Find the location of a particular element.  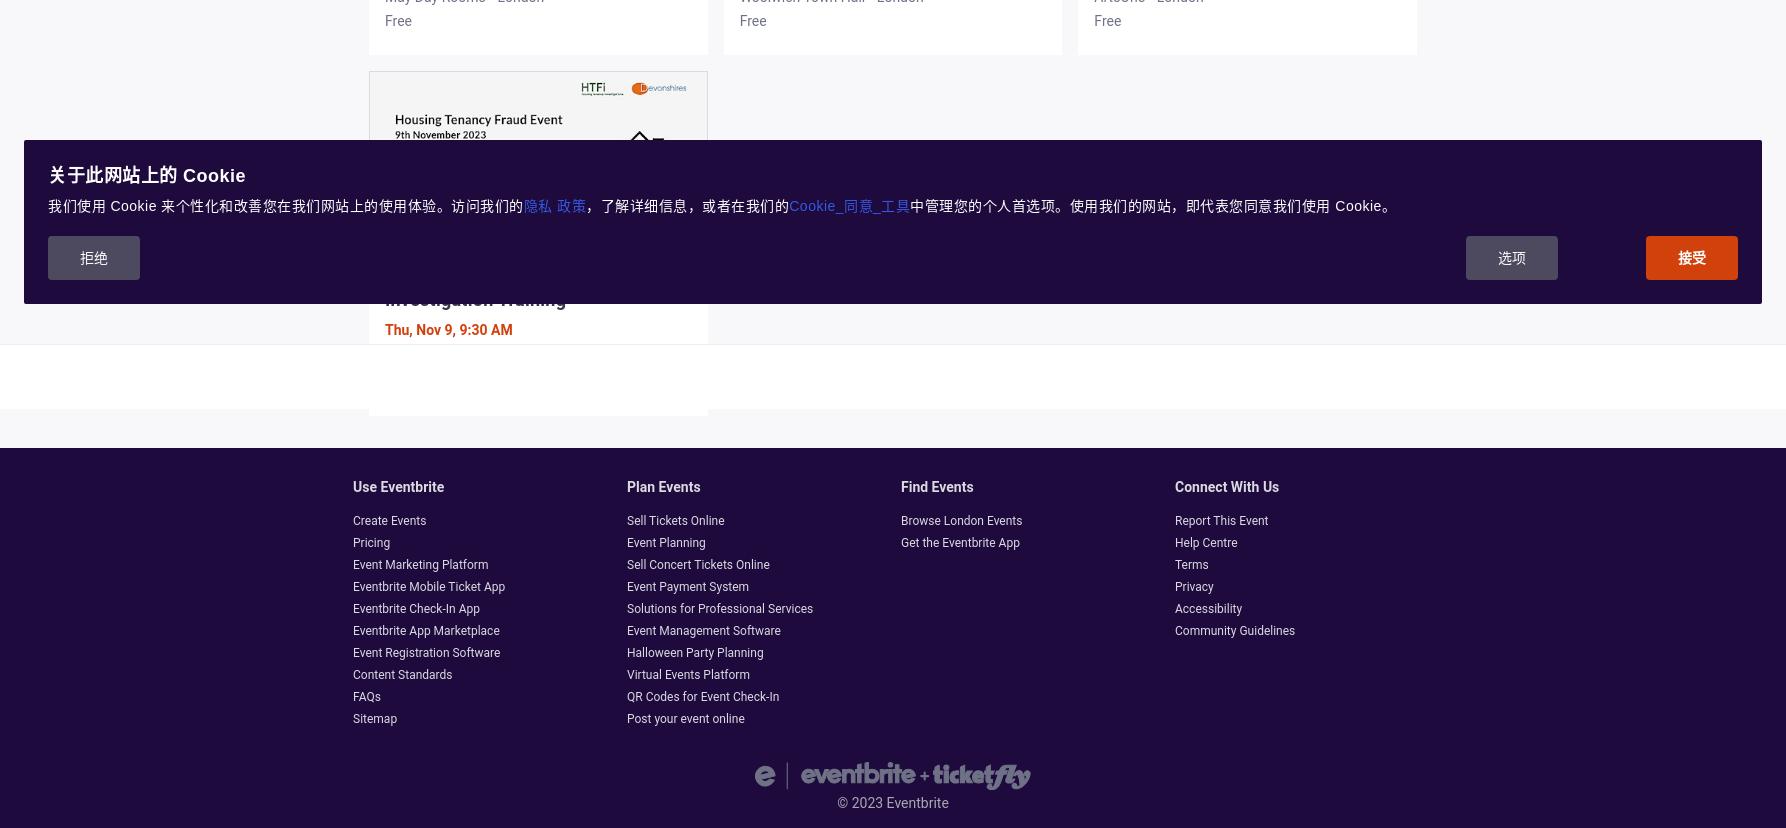

'Devonshires Solicitors LLP • London' is located at coordinates (496, 358).